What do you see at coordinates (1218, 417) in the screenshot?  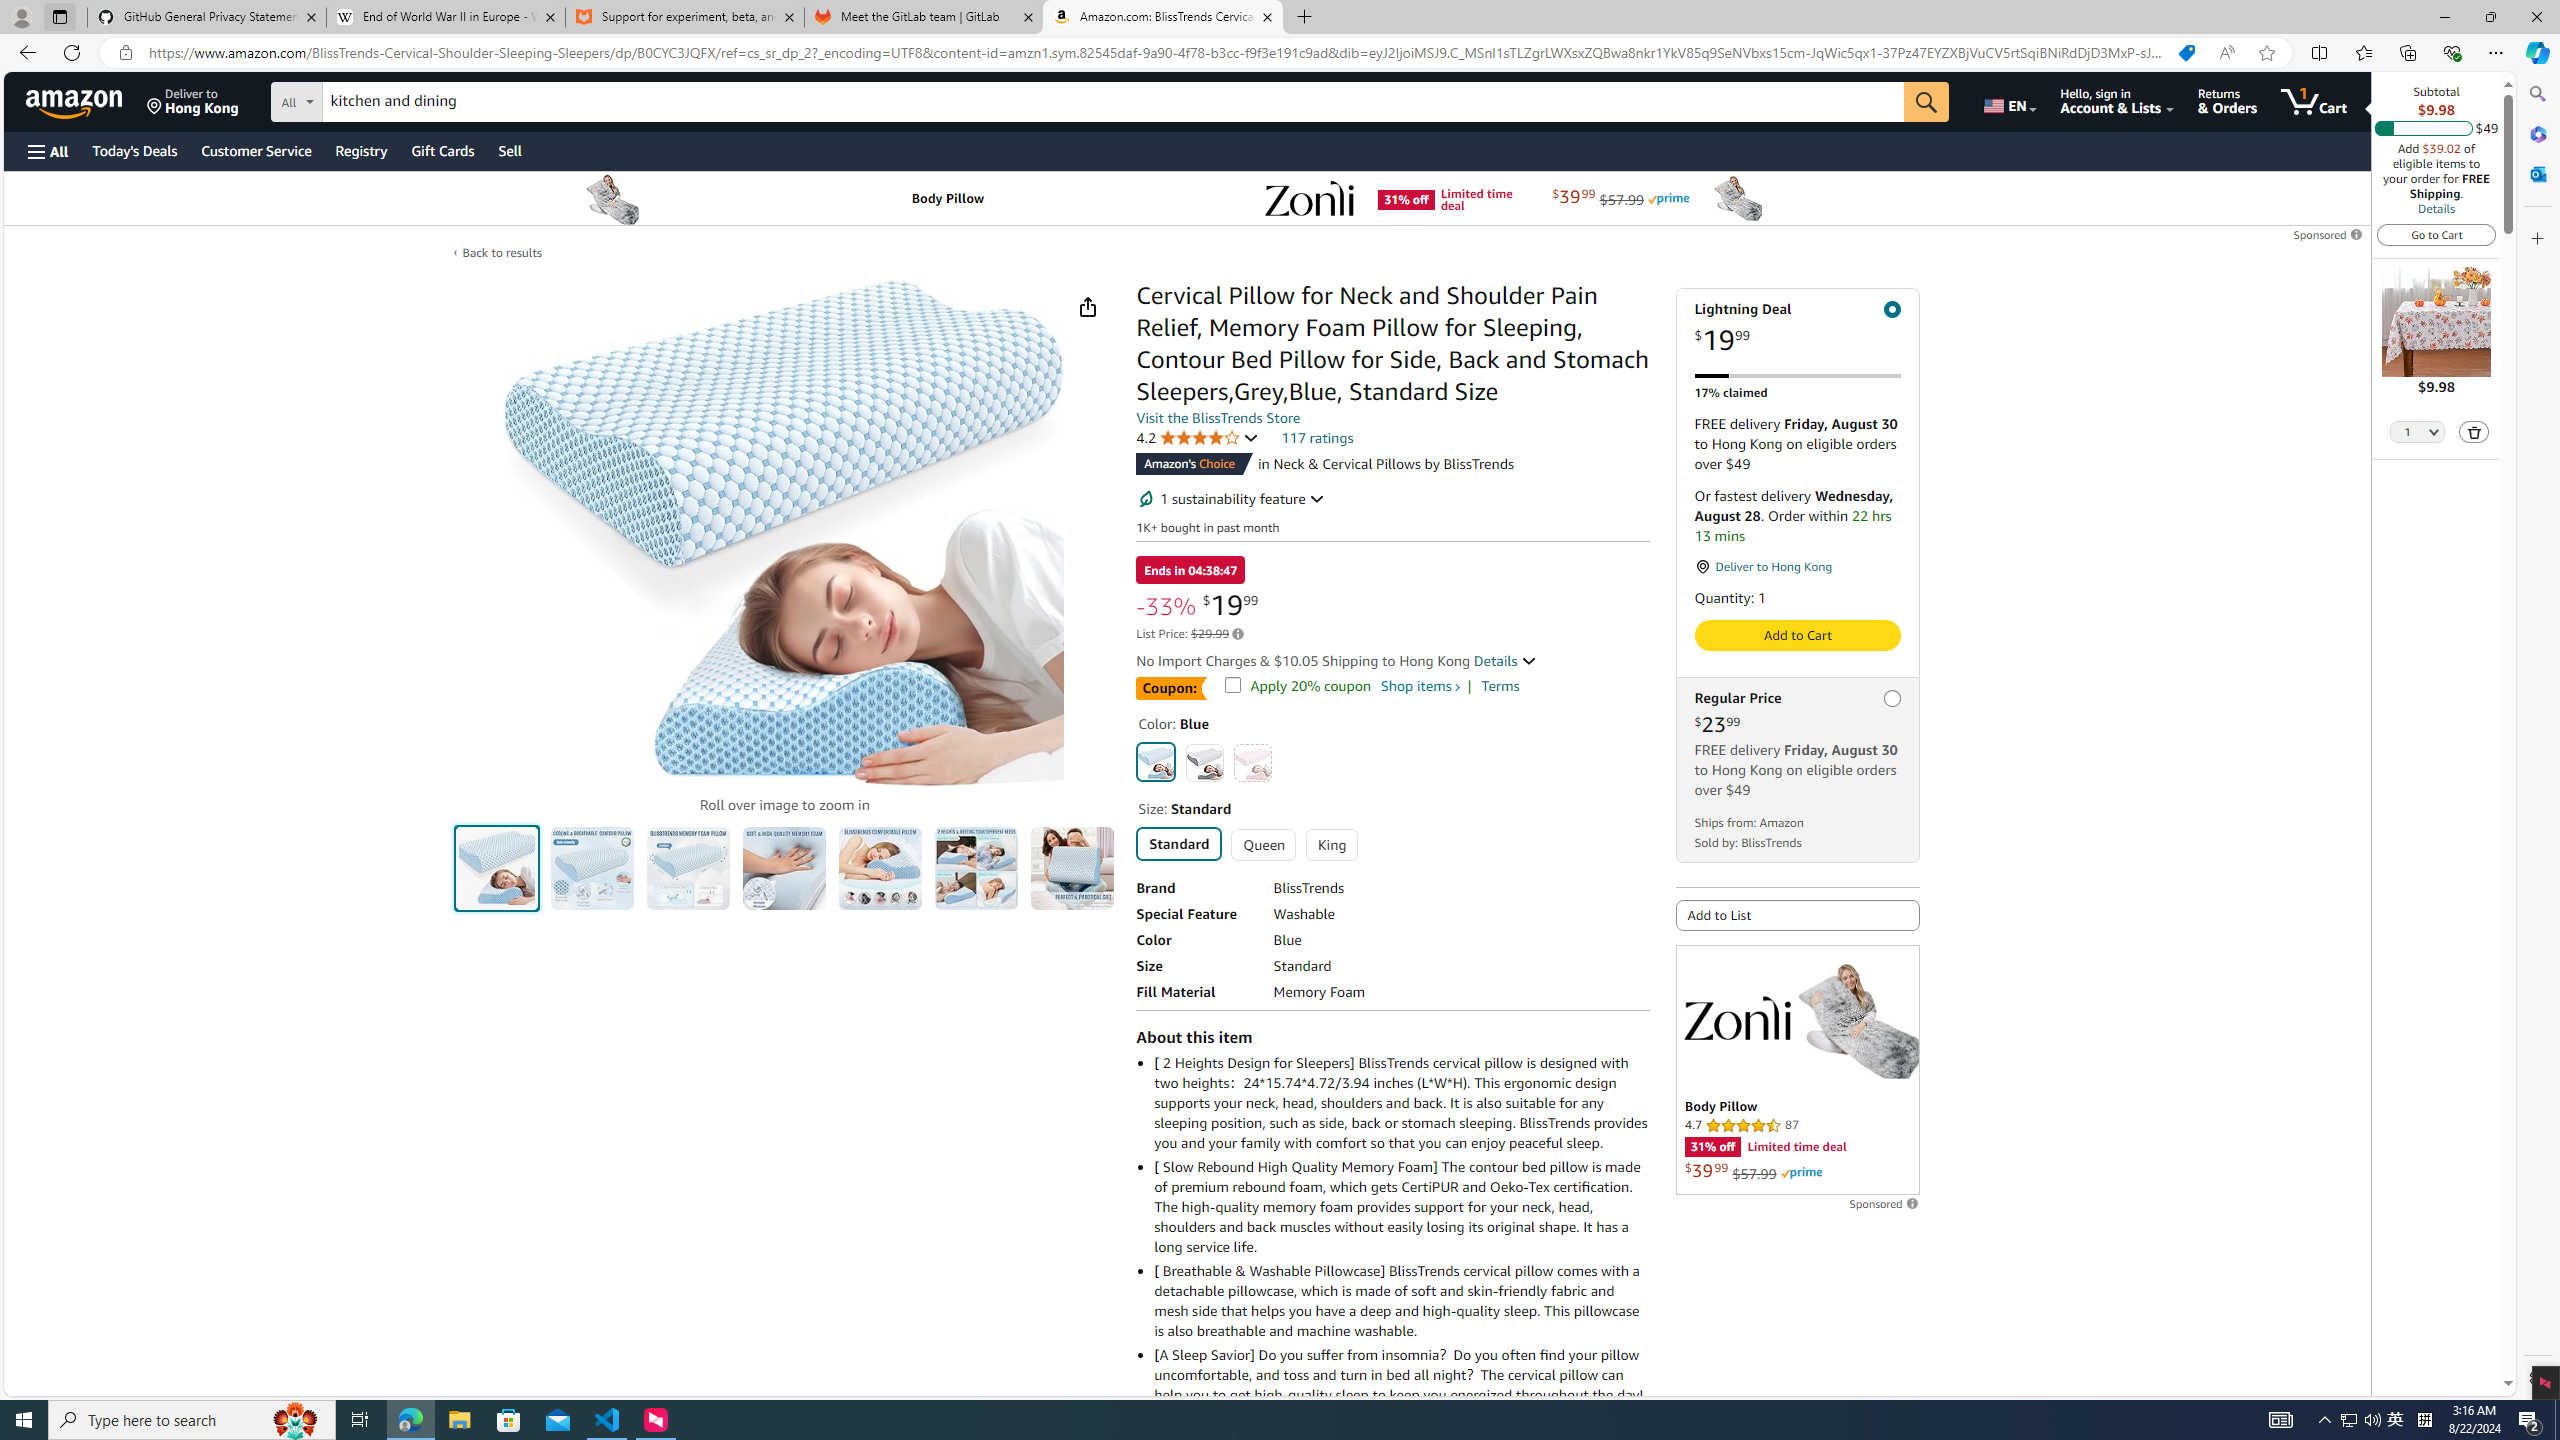 I see `'Visit the BlissTrends Store'` at bounding box center [1218, 417].